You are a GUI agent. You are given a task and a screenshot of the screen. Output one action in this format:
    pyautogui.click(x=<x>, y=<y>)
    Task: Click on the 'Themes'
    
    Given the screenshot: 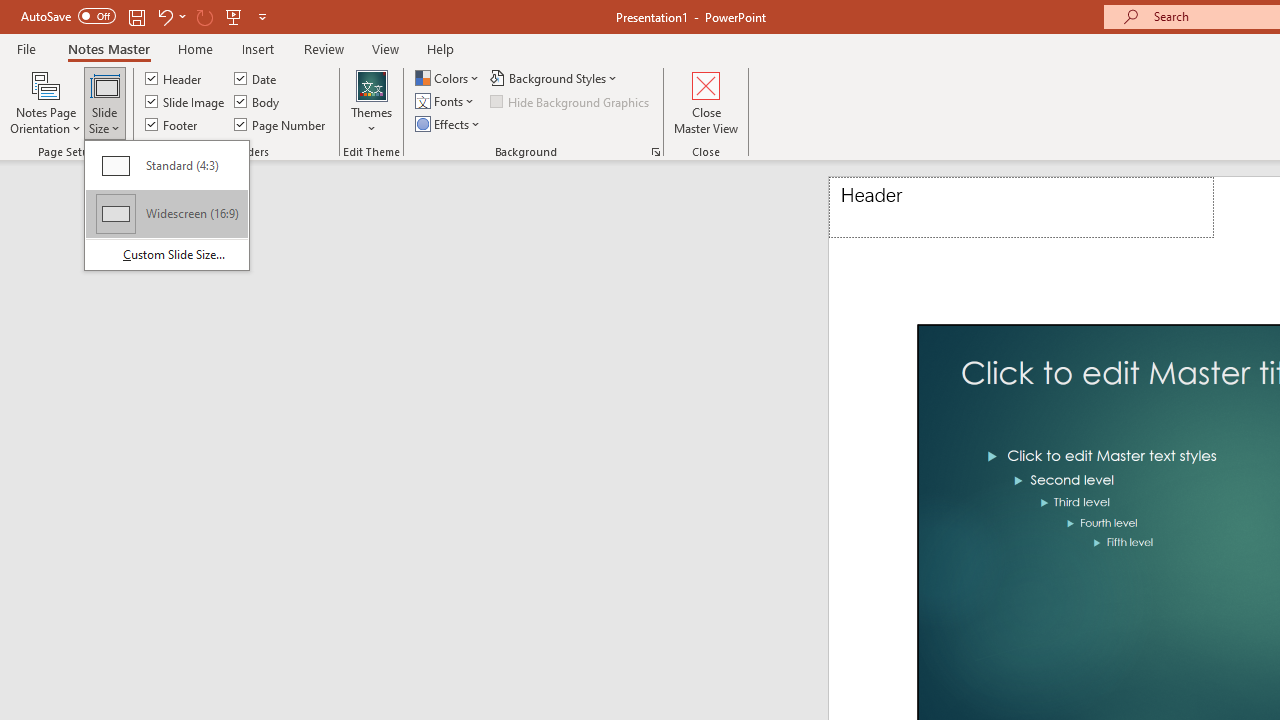 What is the action you would take?
    pyautogui.click(x=372, y=103)
    